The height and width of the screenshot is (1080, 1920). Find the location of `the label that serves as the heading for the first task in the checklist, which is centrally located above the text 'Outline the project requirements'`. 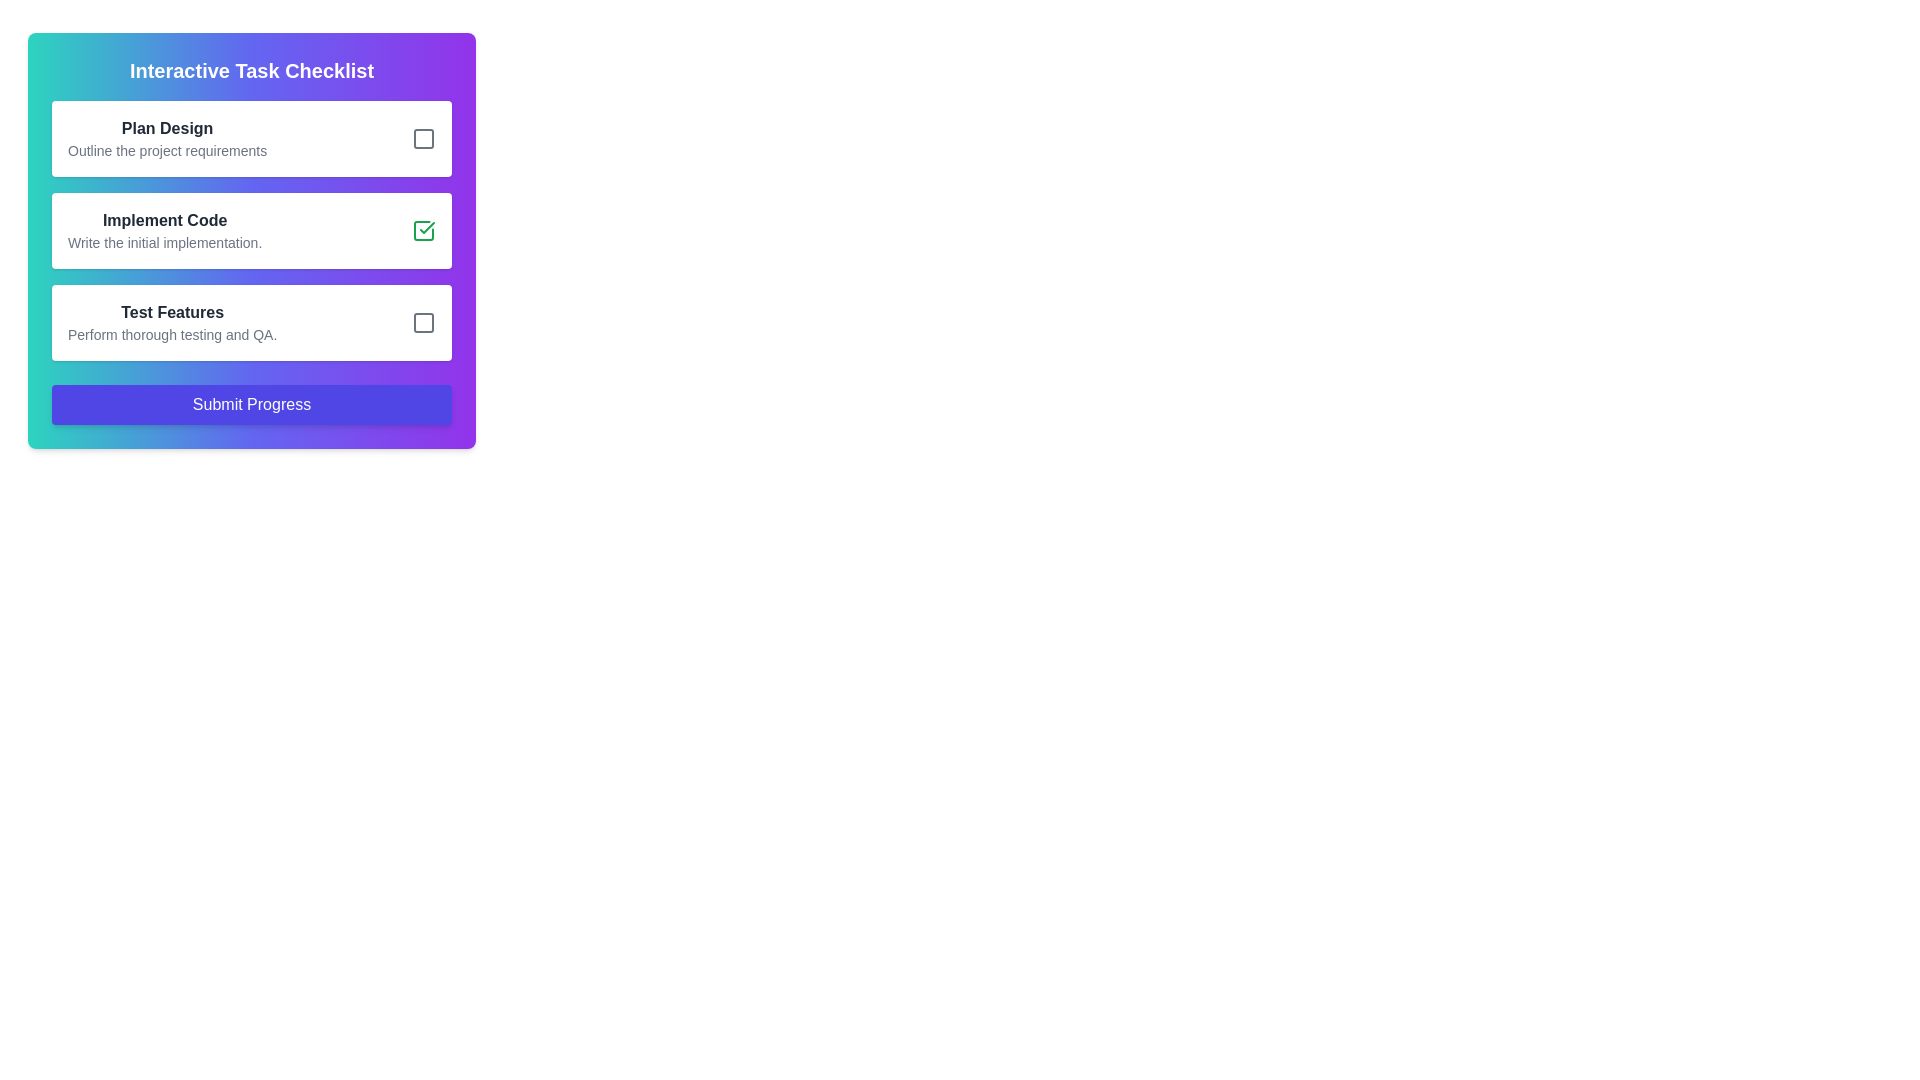

the label that serves as the heading for the first task in the checklist, which is centrally located above the text 'Outline the project requirements' is located at coordinates (167, 128).